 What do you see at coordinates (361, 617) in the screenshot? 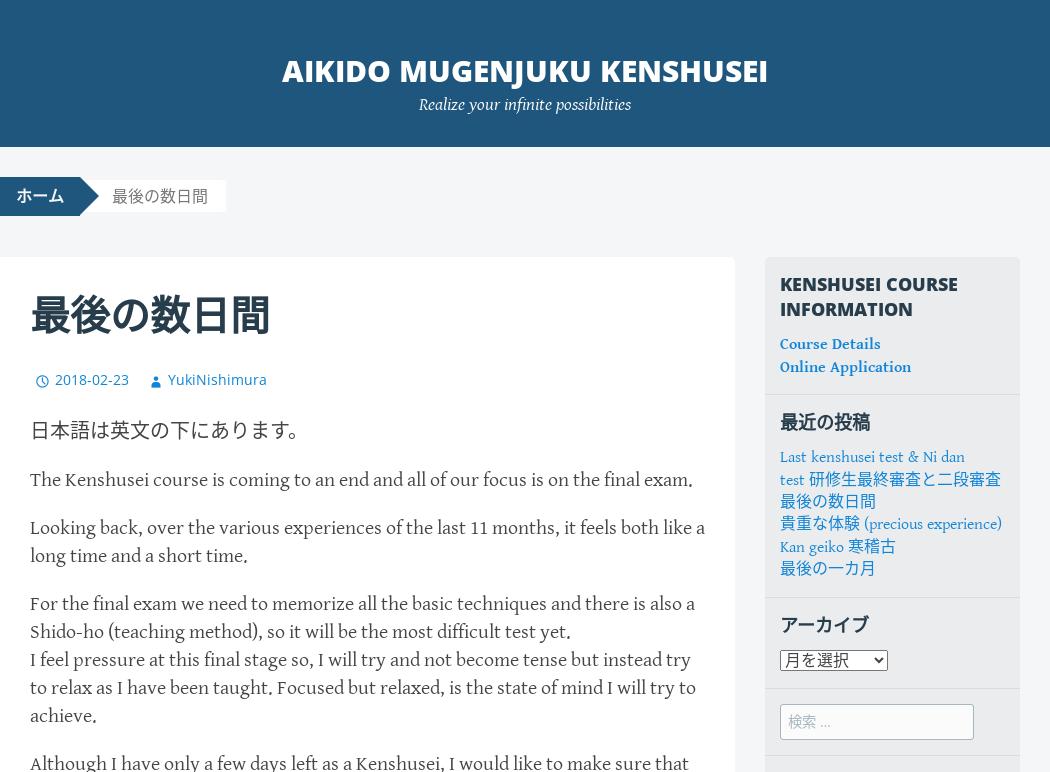
I see `'For the final exam we need to memorize all the basic techniques and there is also a Shido-ho (teaching method), so it will be the most difficult test yet.'` at bounding box center [361, 617].